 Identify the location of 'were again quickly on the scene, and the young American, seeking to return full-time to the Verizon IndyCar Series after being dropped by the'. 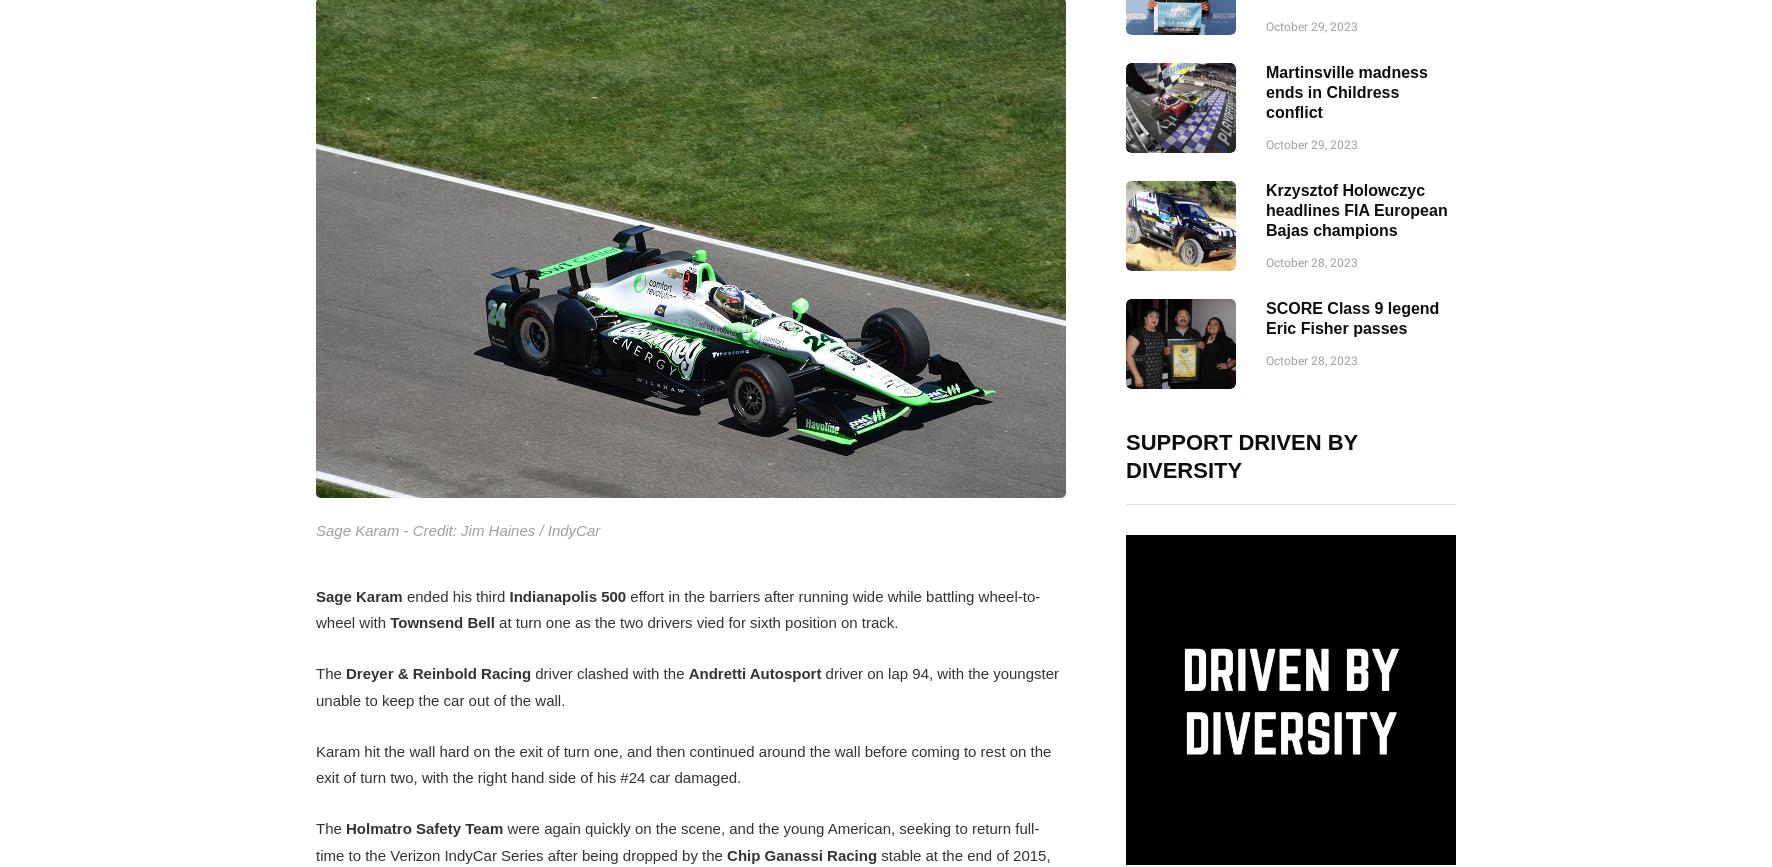
(314, 840).